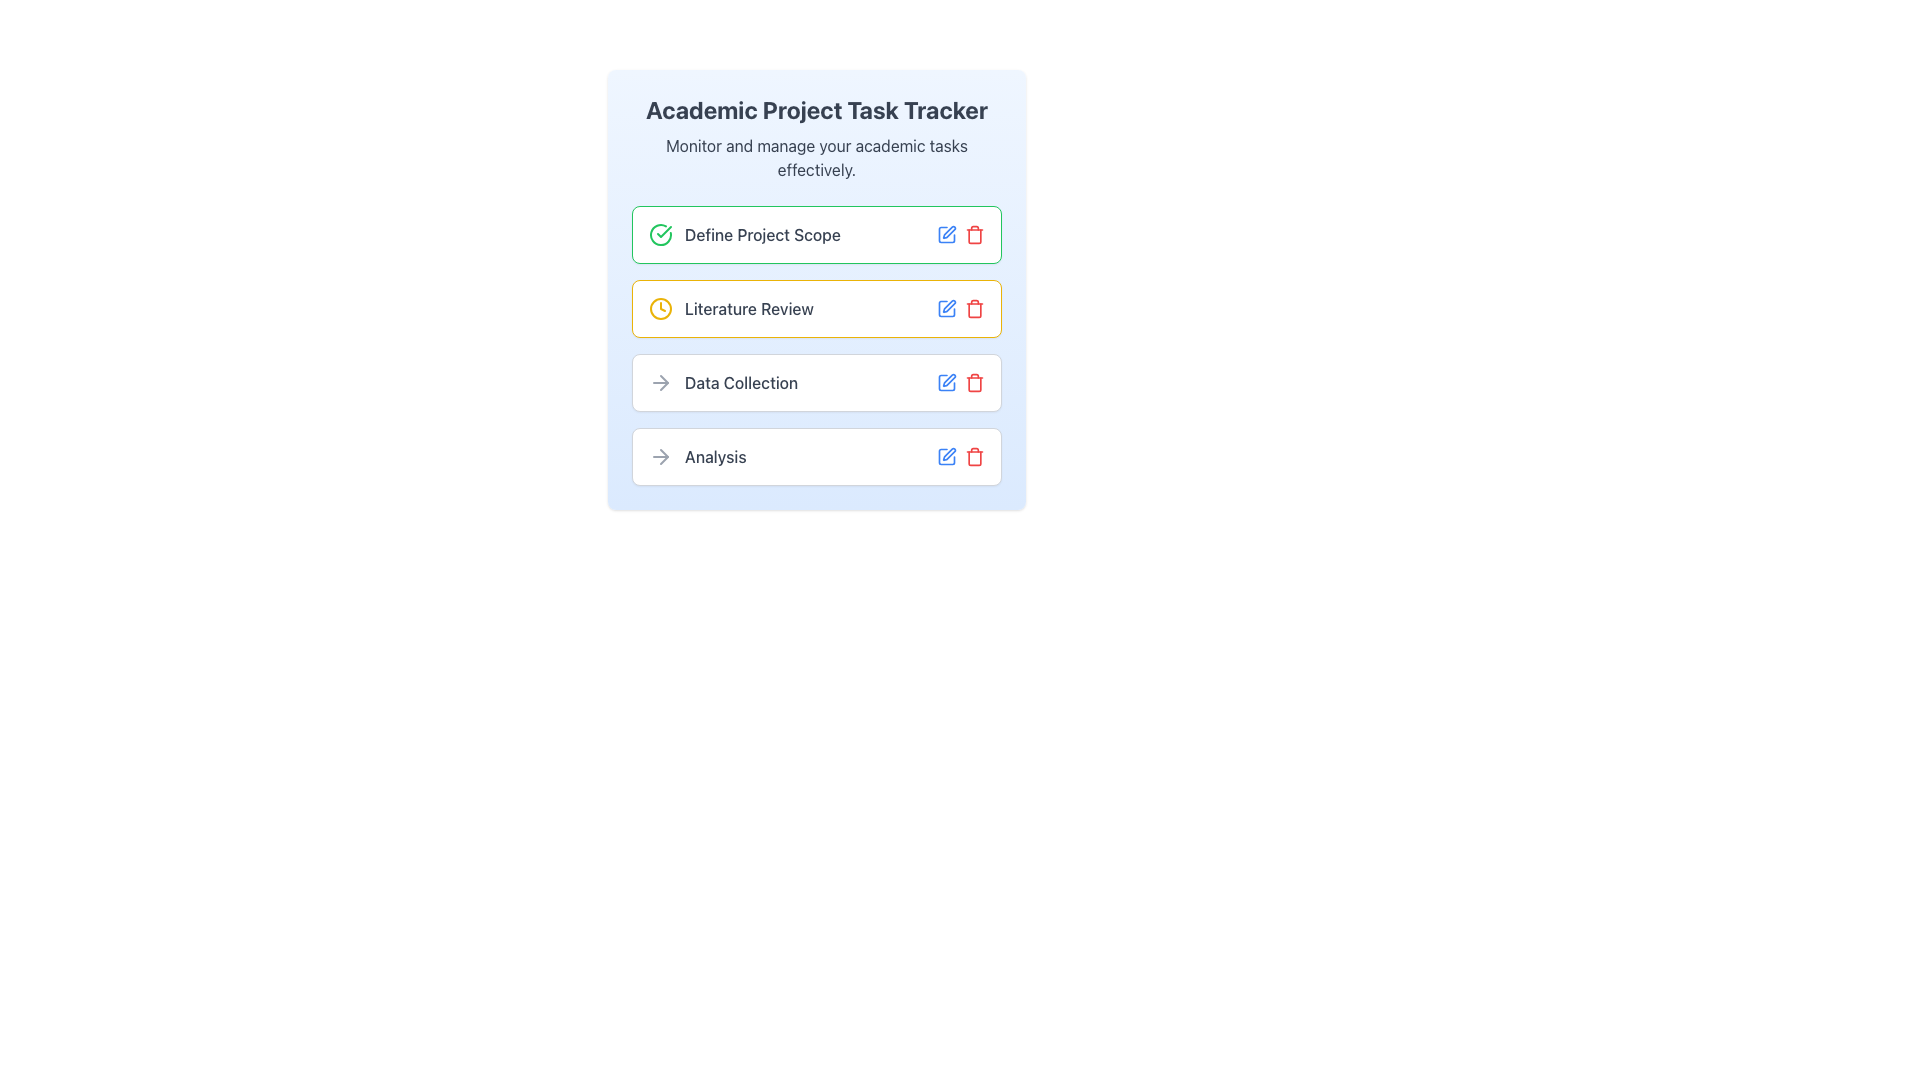  What do you see at coordinates (974, 234) in the screenshot?
I see `the Trash icon located in the rightmost action column of the first task row labeled 'Define Project Scope'` at bounding box center [974, 234].